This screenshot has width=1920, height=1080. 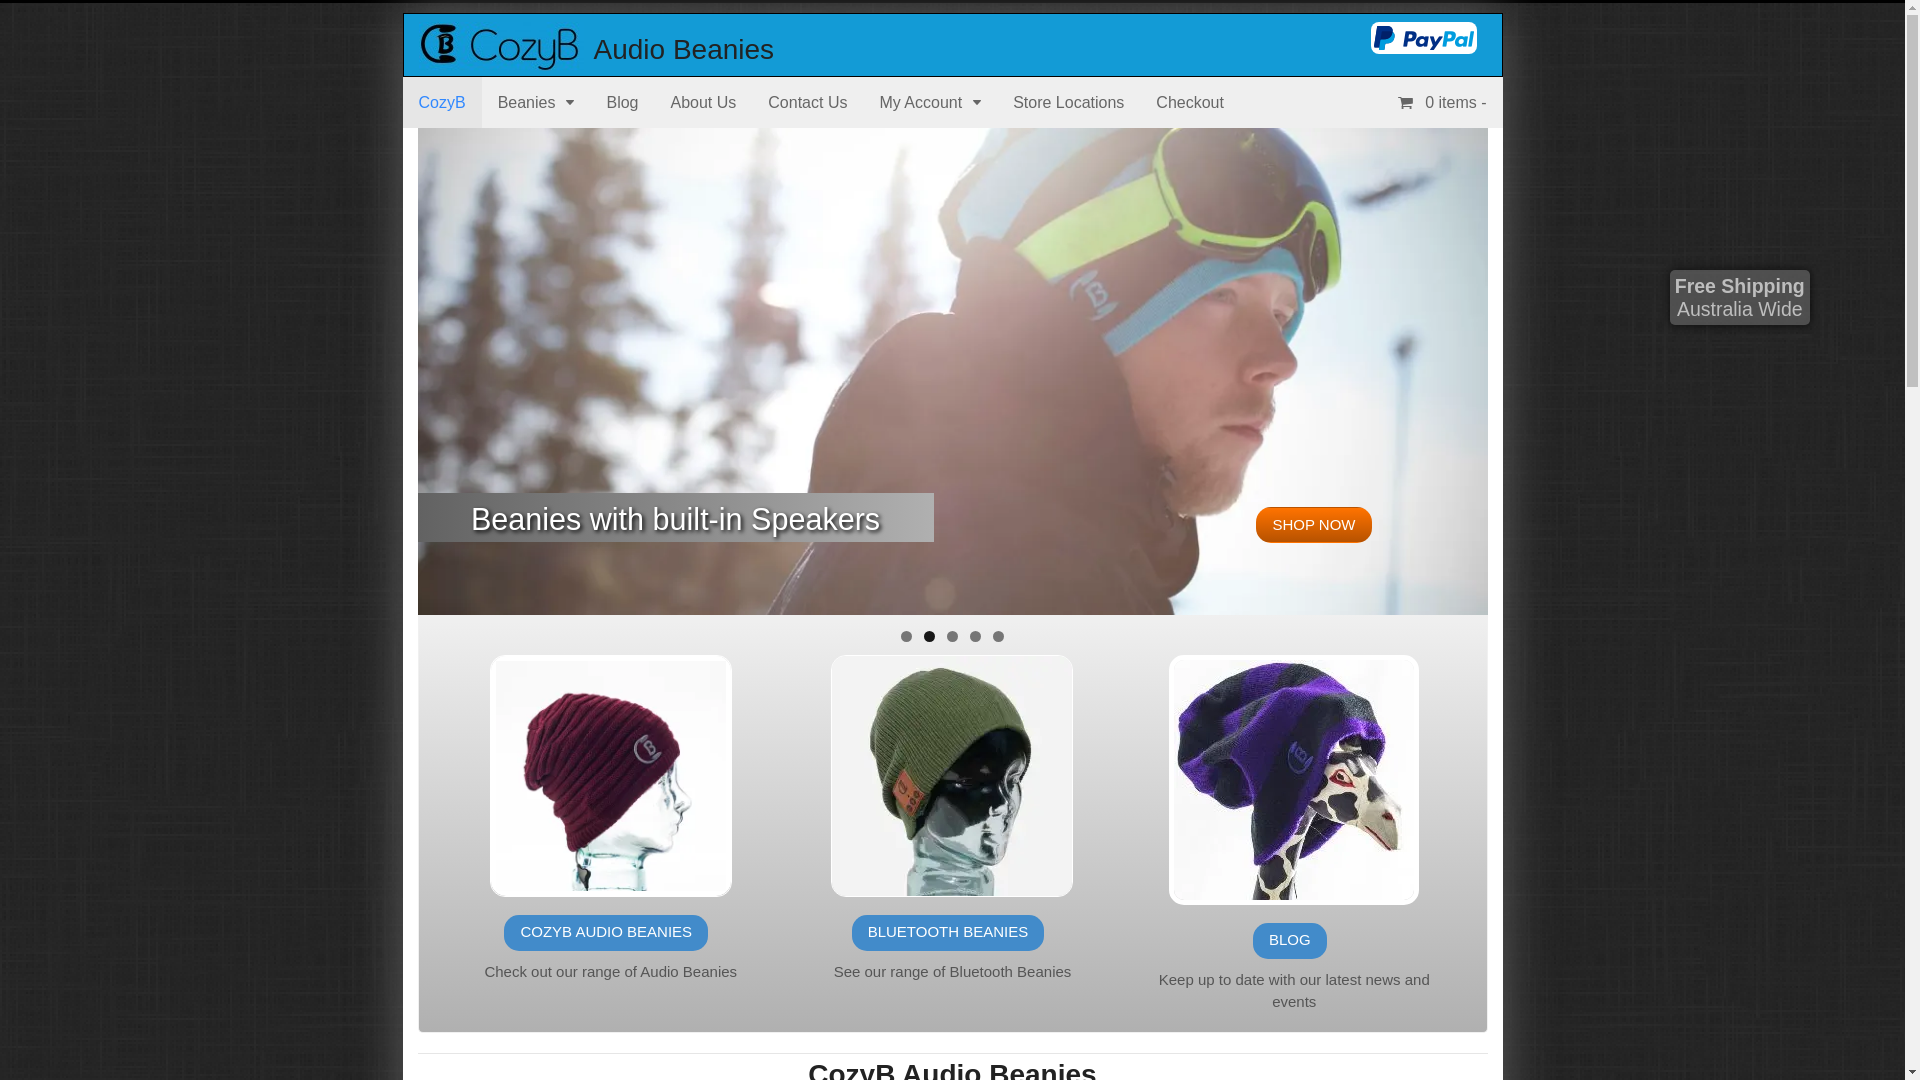 What do you see at coordinates (500, 59) in the screenshot?
I see `'Get Cozy'` at bounding box center [500, 59].